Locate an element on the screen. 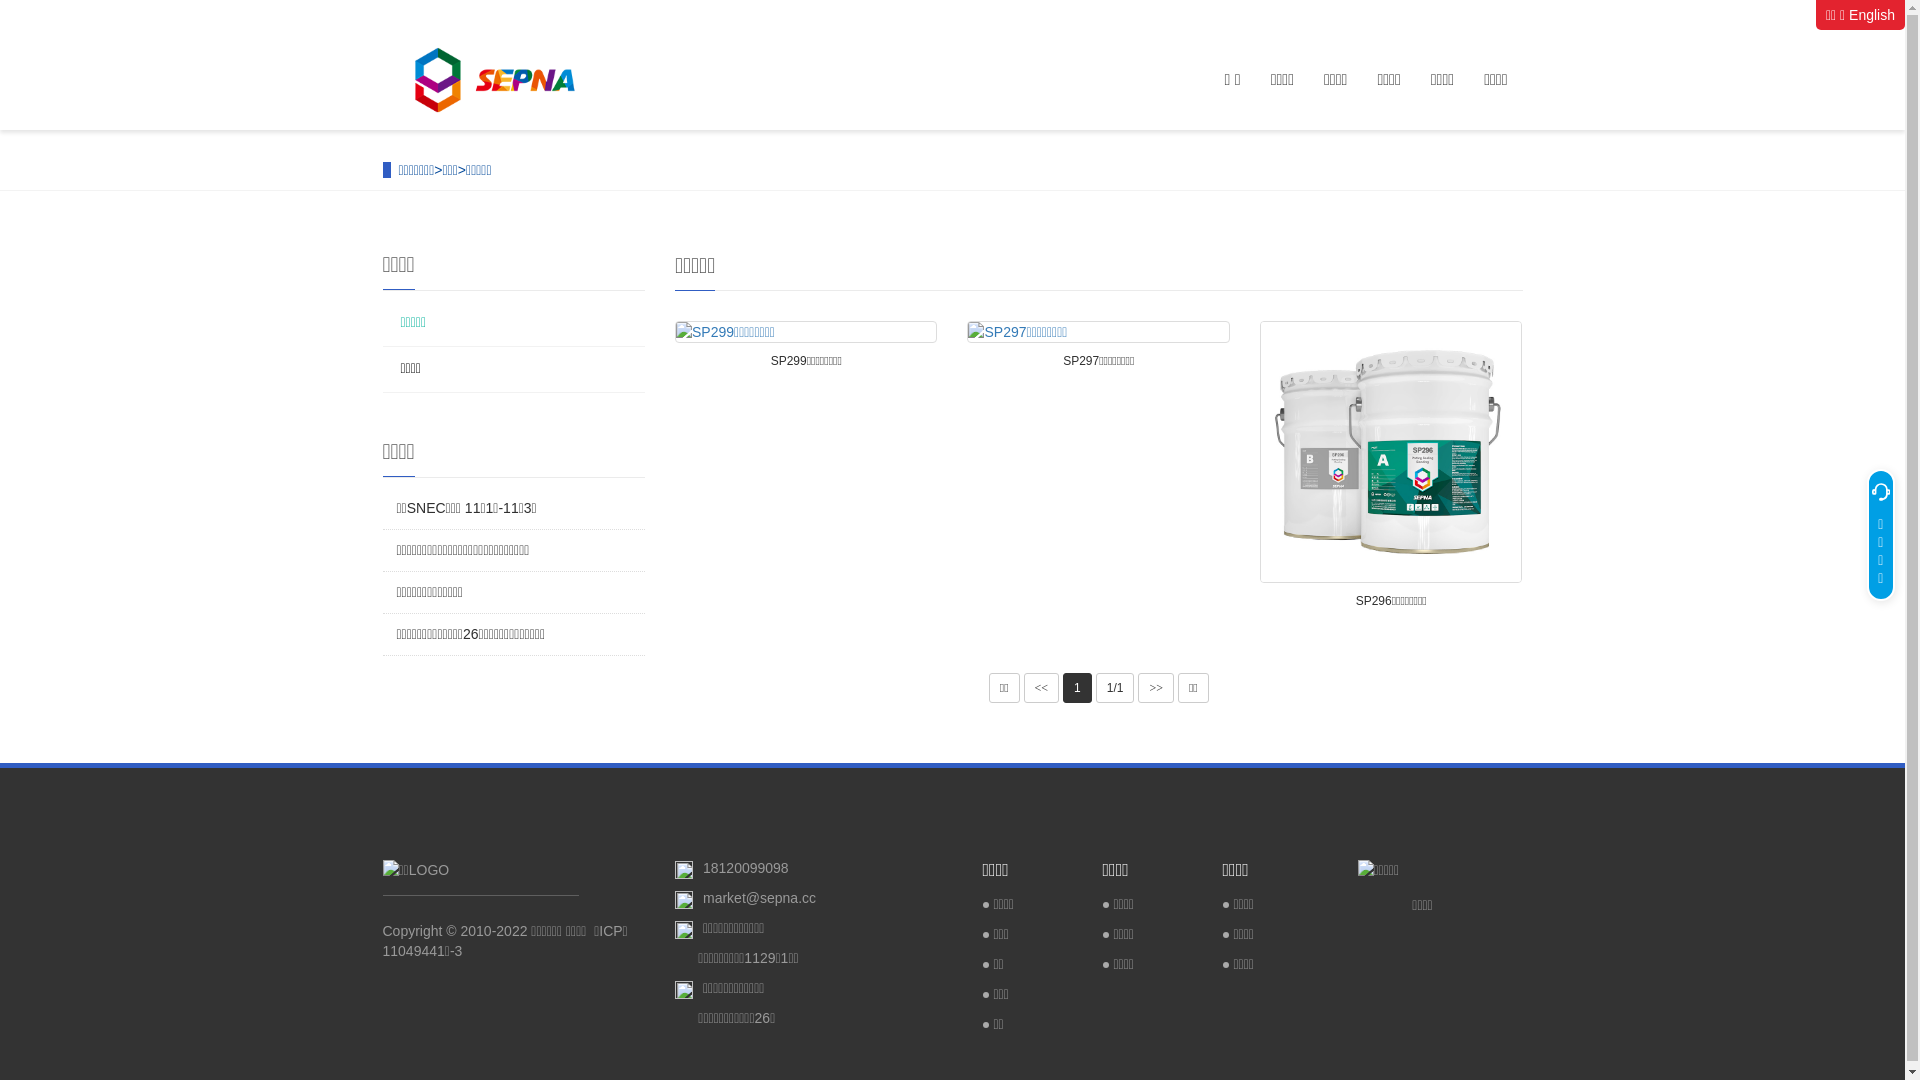  'English' is located at coordinates (1871, 15).